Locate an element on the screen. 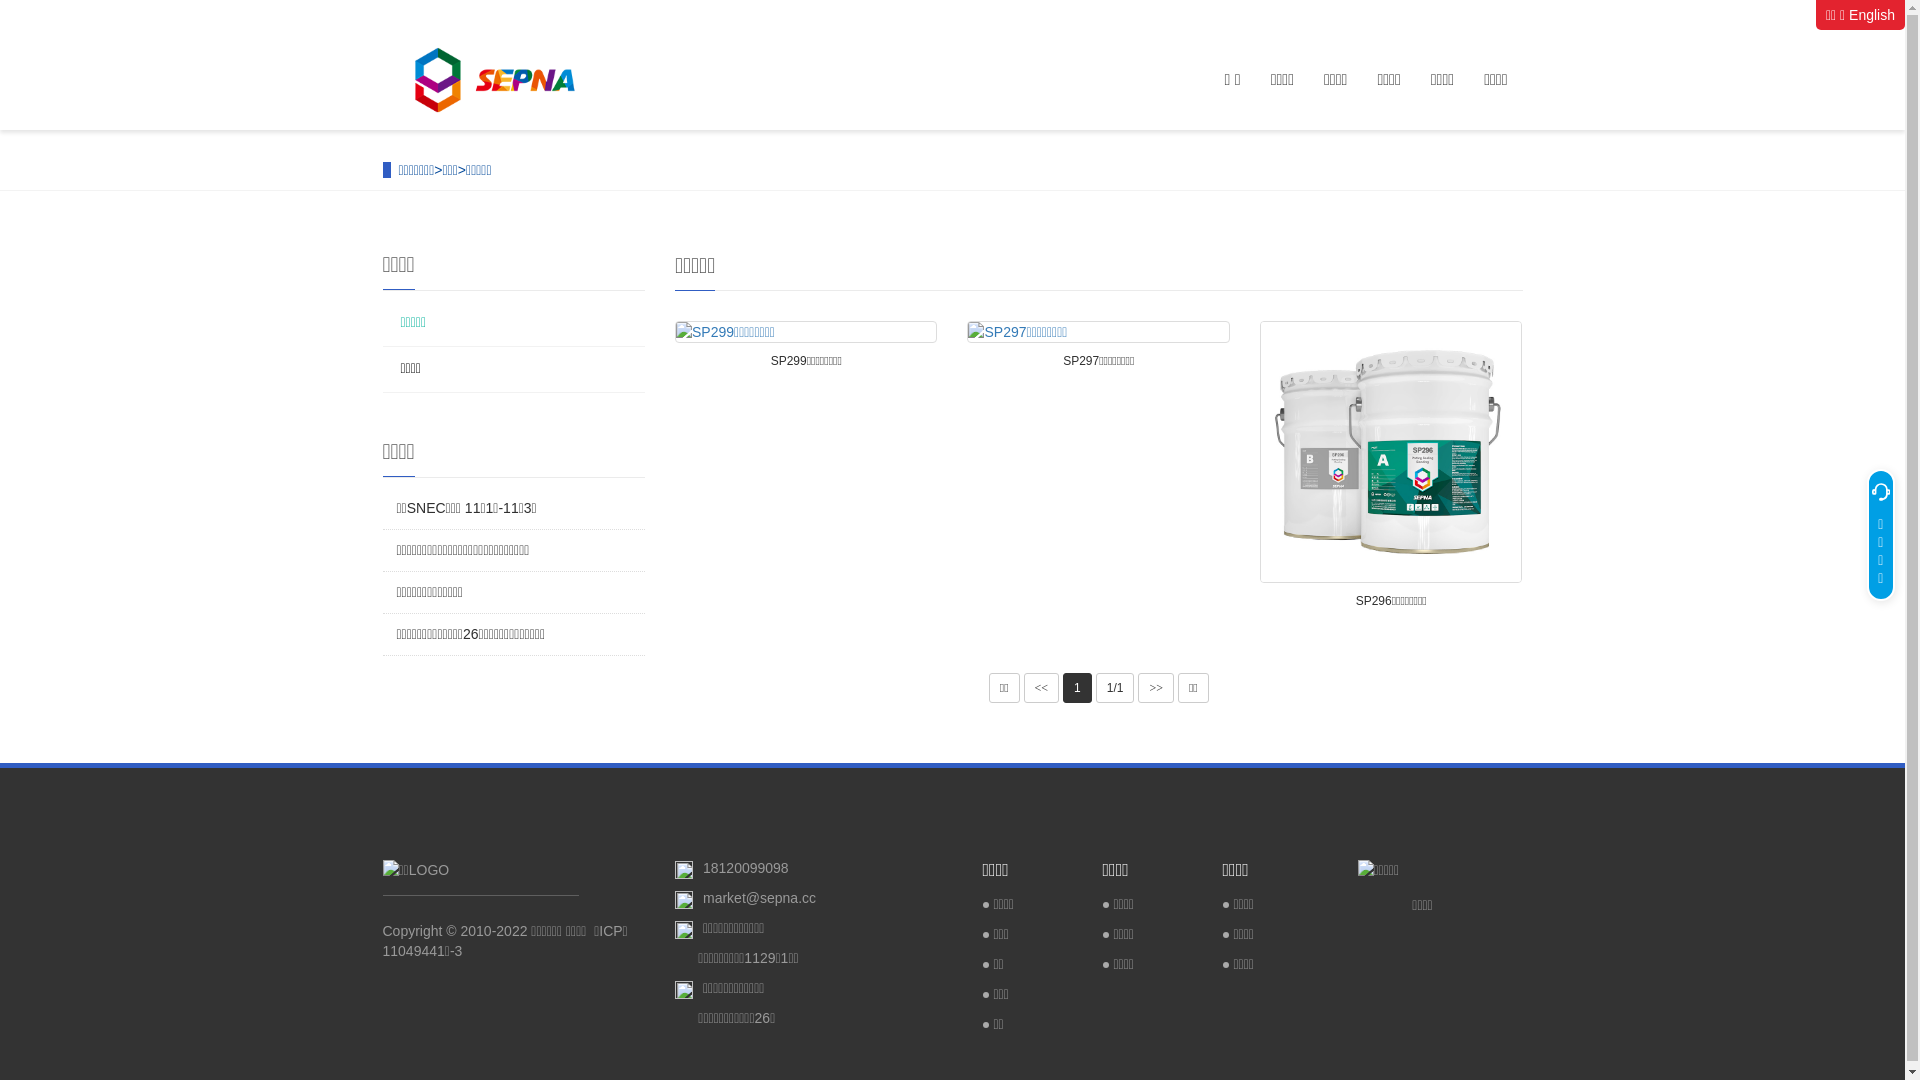  'English' is located at coordinates (1871, 15).